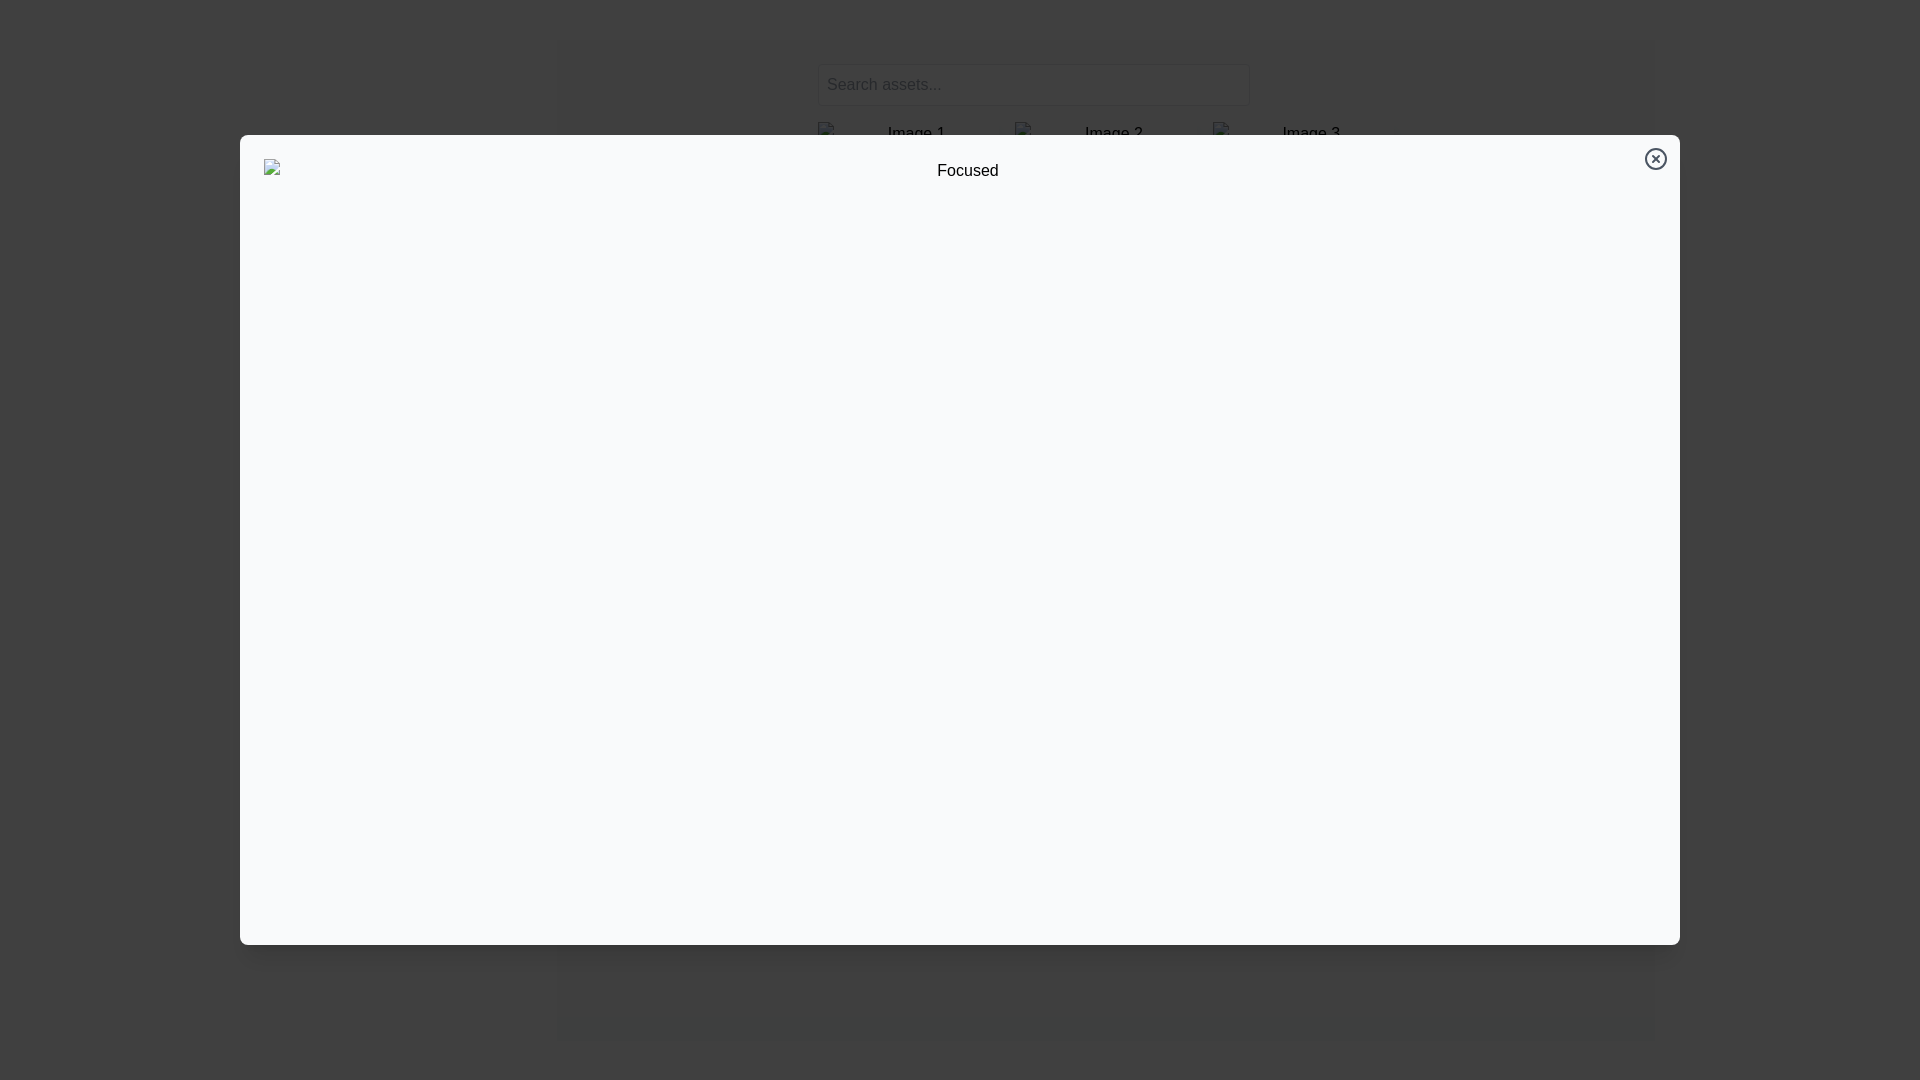 This screenshot has height=1080, width=1920. What do you see at coordinates (1656, 157) in the screenshot?
I see `the circular close icon located in the top-right corner of the modal` at bounding box center [1656, 157].